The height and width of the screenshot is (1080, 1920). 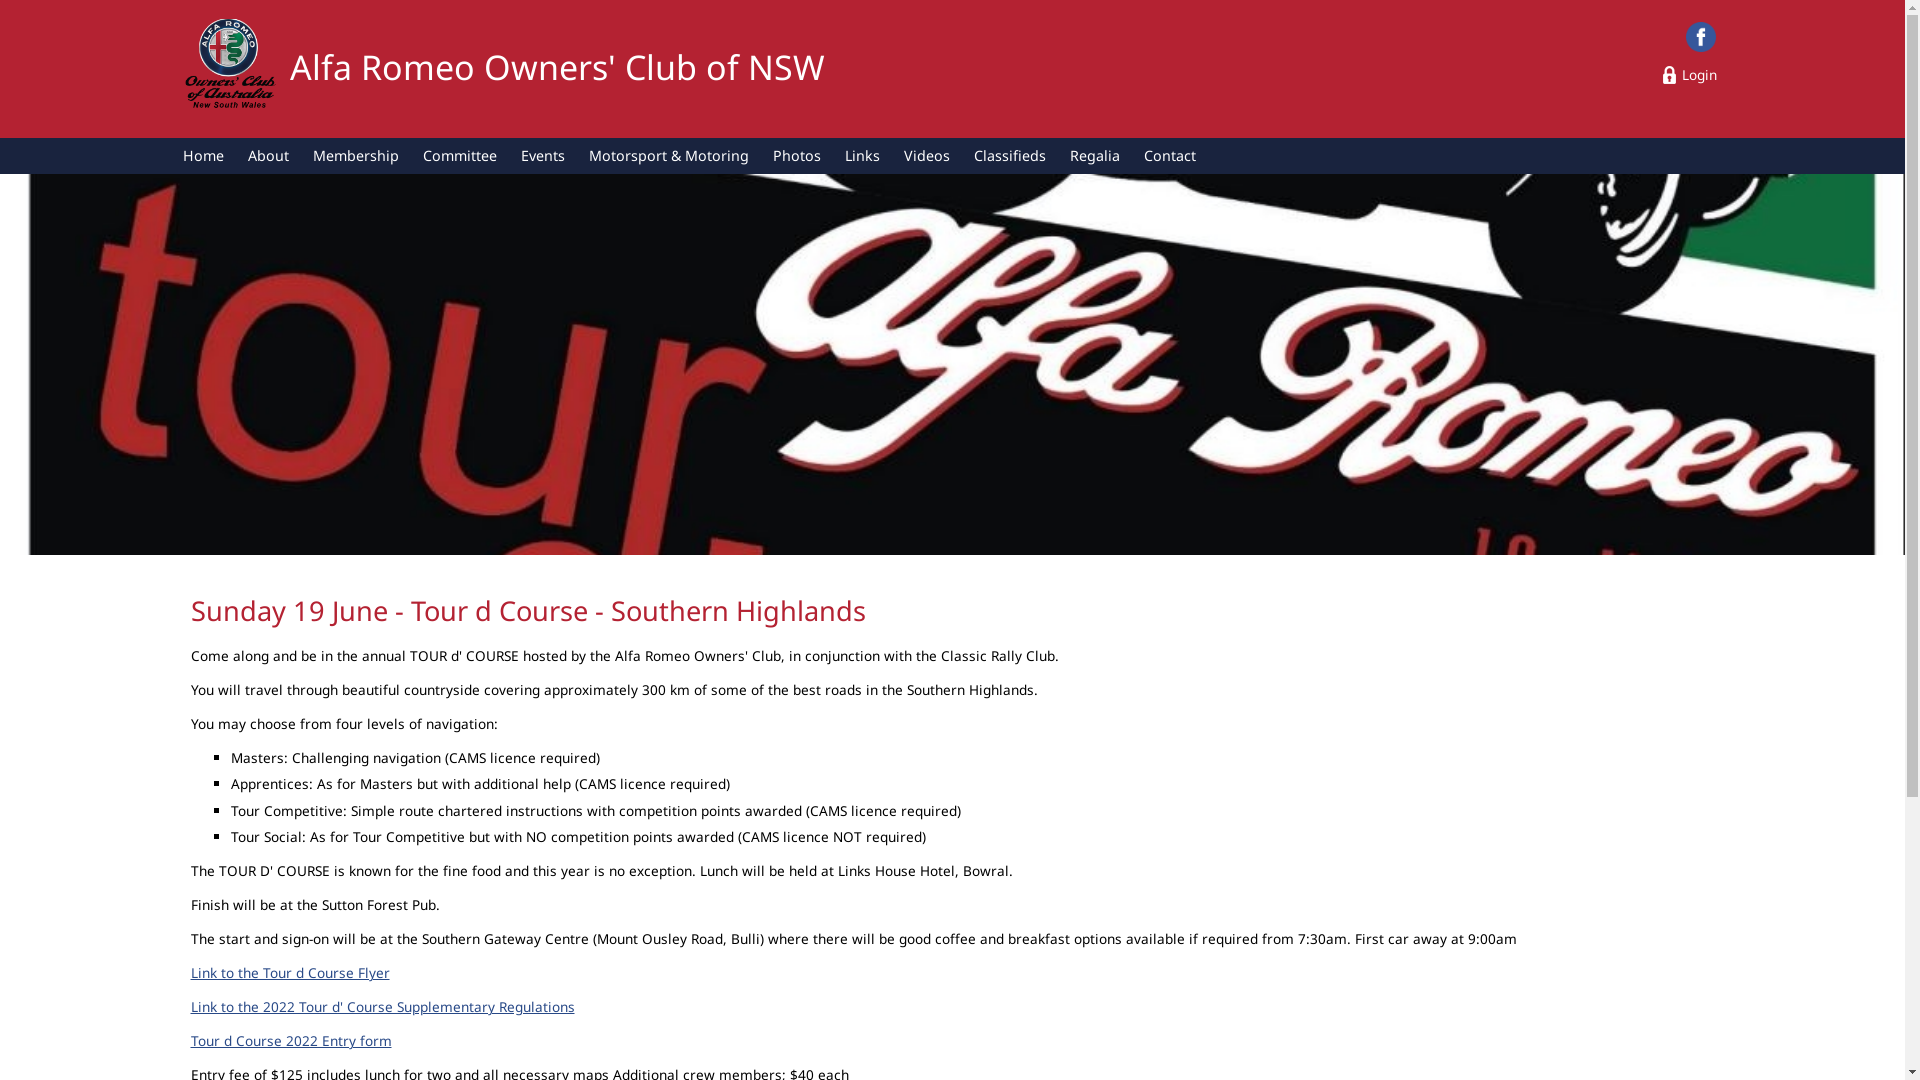 What do you see at coordinates (190, 971) in the screenshot?
I see `'Link to the Tour d Course Flyer'` at bounding box center [190, 971].